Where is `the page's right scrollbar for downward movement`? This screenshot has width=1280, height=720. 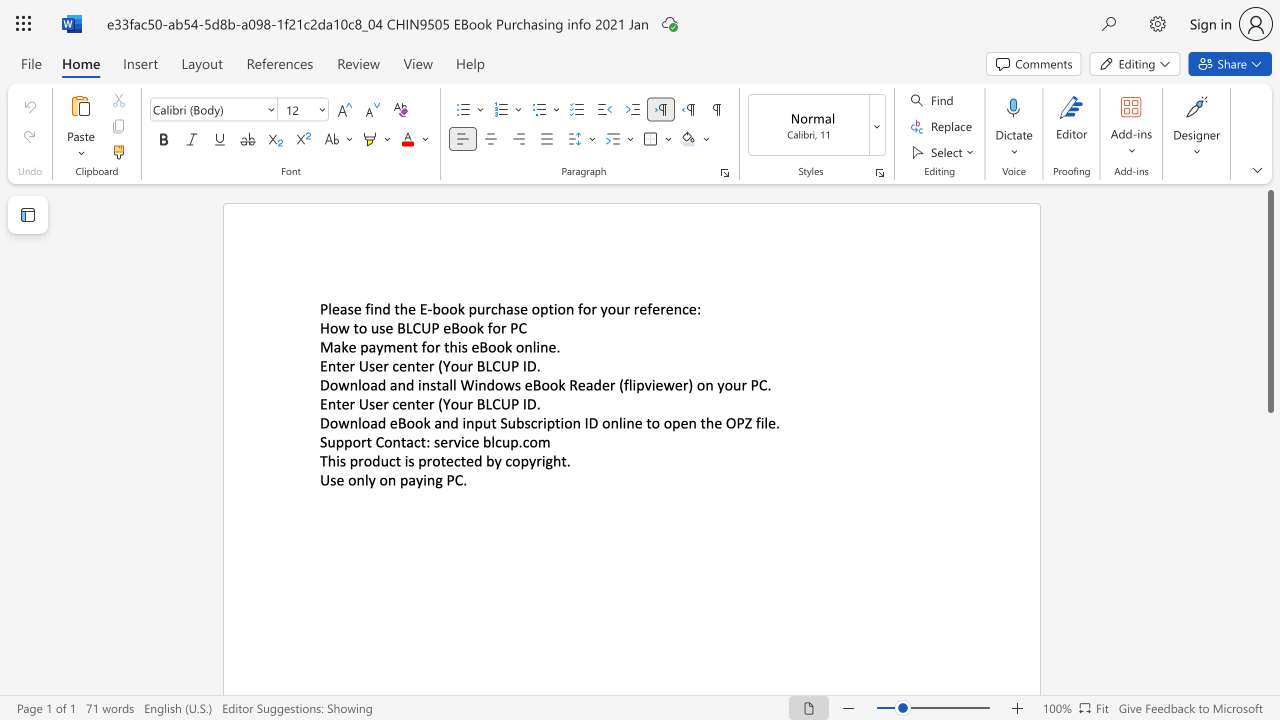
the page's right scrollbar for downward movement is located at coordinates (1269, 540).